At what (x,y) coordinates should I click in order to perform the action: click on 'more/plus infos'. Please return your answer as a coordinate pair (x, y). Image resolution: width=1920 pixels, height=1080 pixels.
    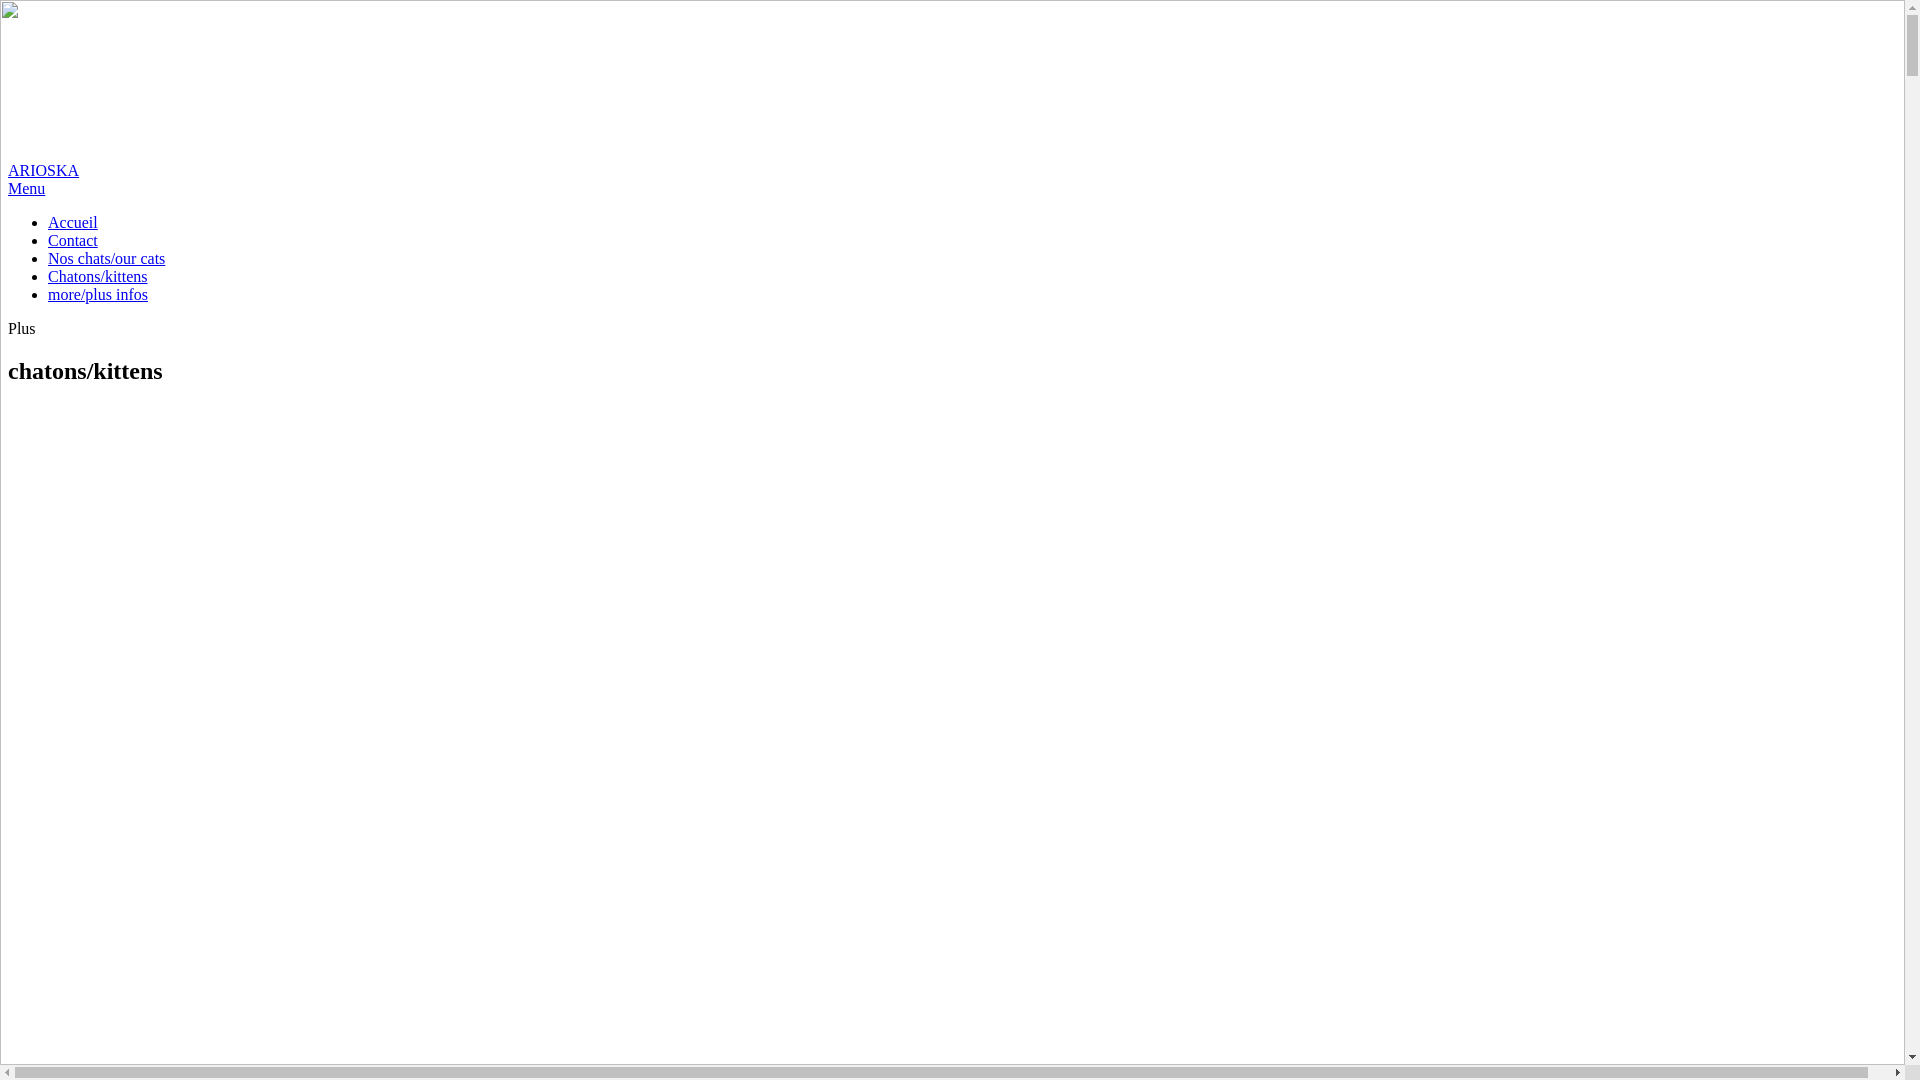
    Looking at the image, I should click on (96, 294).